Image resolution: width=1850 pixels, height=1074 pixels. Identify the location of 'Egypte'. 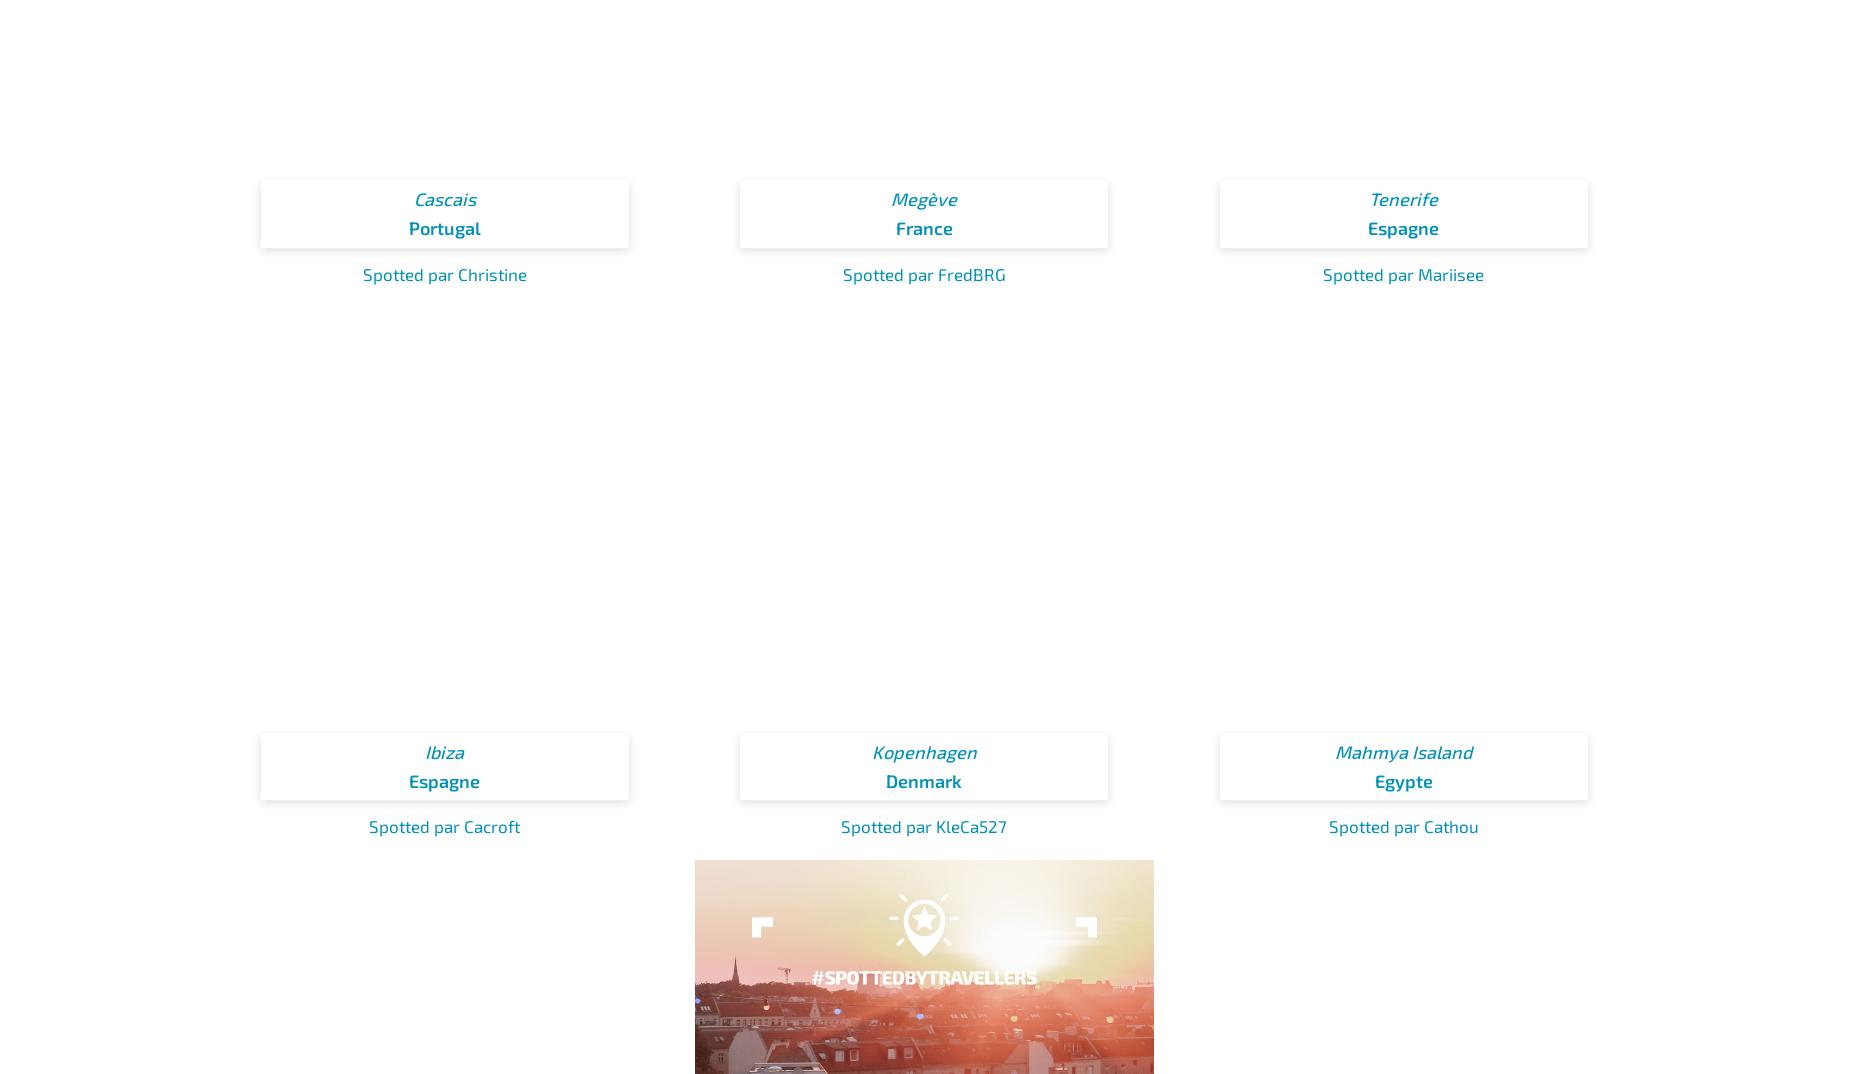
(1372, 779).